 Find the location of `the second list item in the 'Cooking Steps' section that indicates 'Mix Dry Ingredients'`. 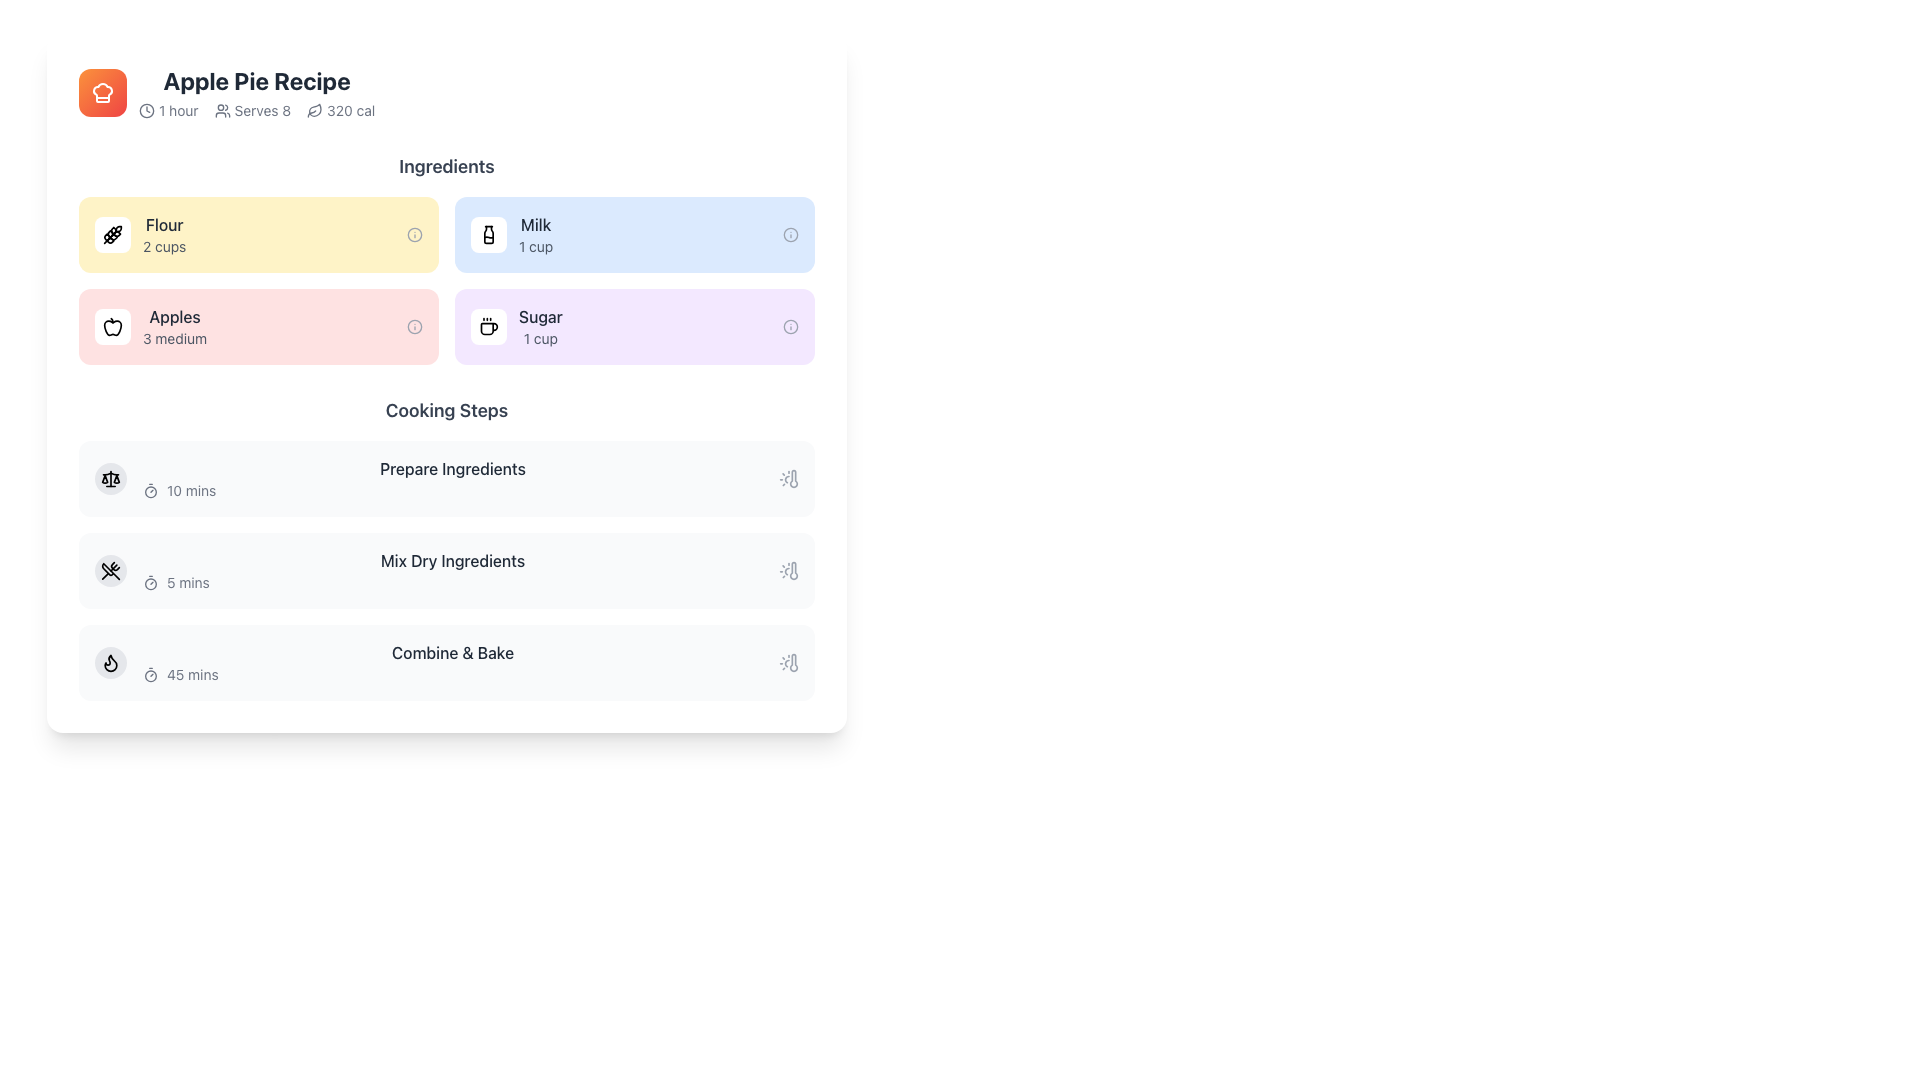

the second list item in the 'Cooking Steps' section that indicates 'Mix Dry Ingredients' is located at coordinates (451, 570).